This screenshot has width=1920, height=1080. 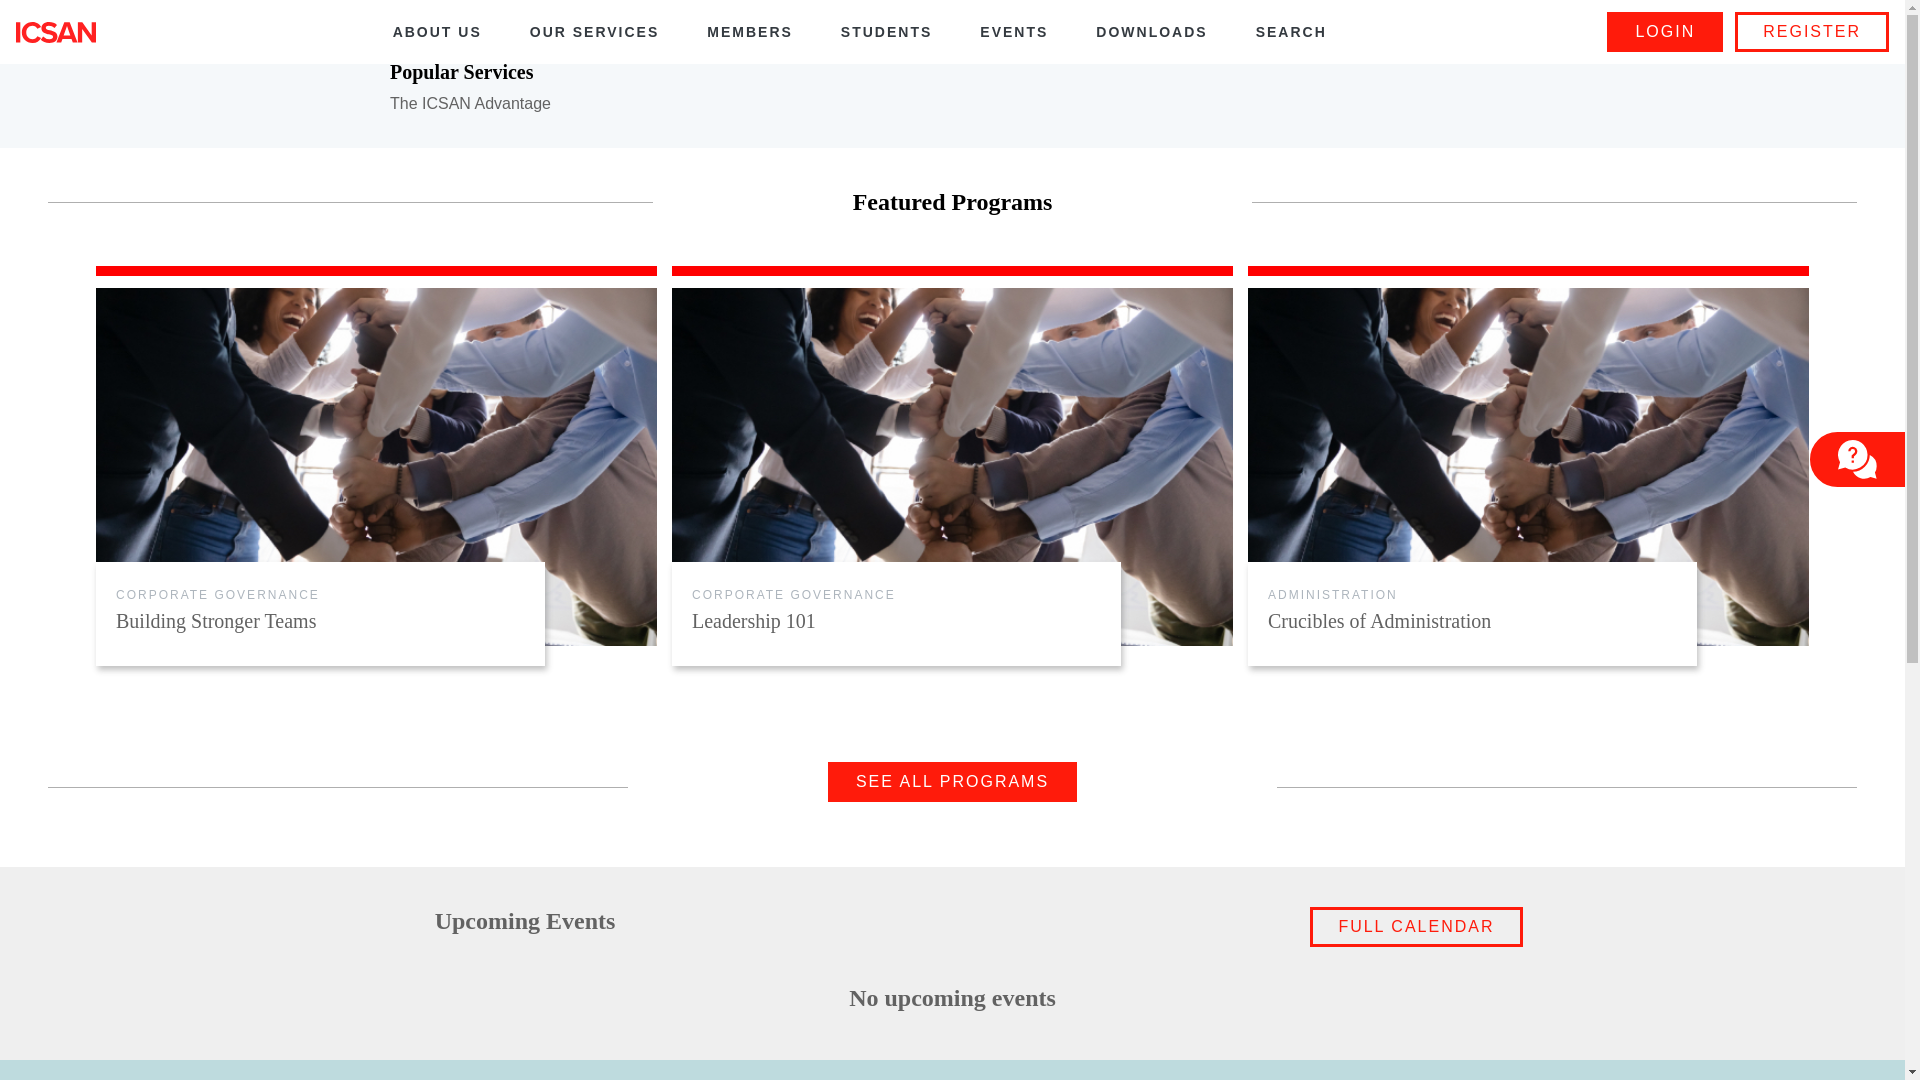 I want to click on 'SEARCH', so click(x=1291, y=32).